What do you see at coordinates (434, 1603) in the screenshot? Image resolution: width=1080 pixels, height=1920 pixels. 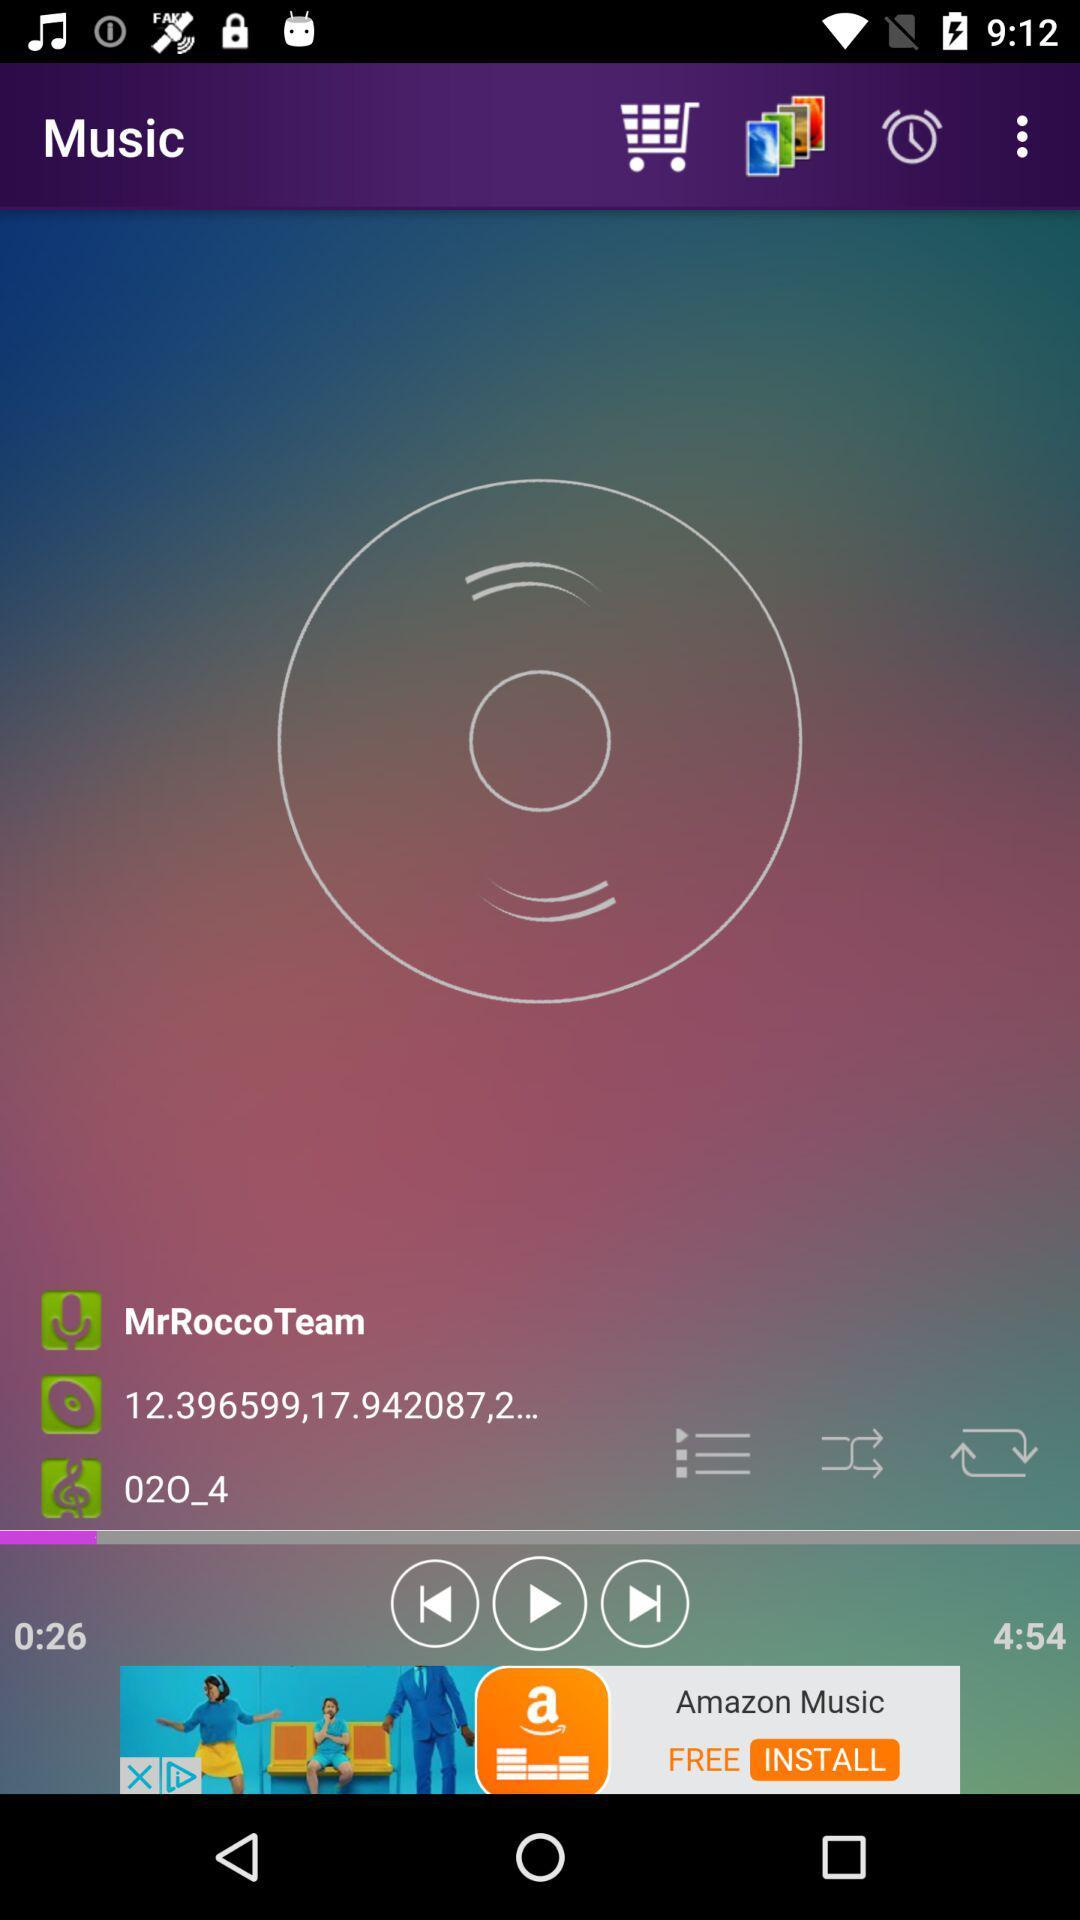 I see `skip to the start` at bounding box center [434, 1603].